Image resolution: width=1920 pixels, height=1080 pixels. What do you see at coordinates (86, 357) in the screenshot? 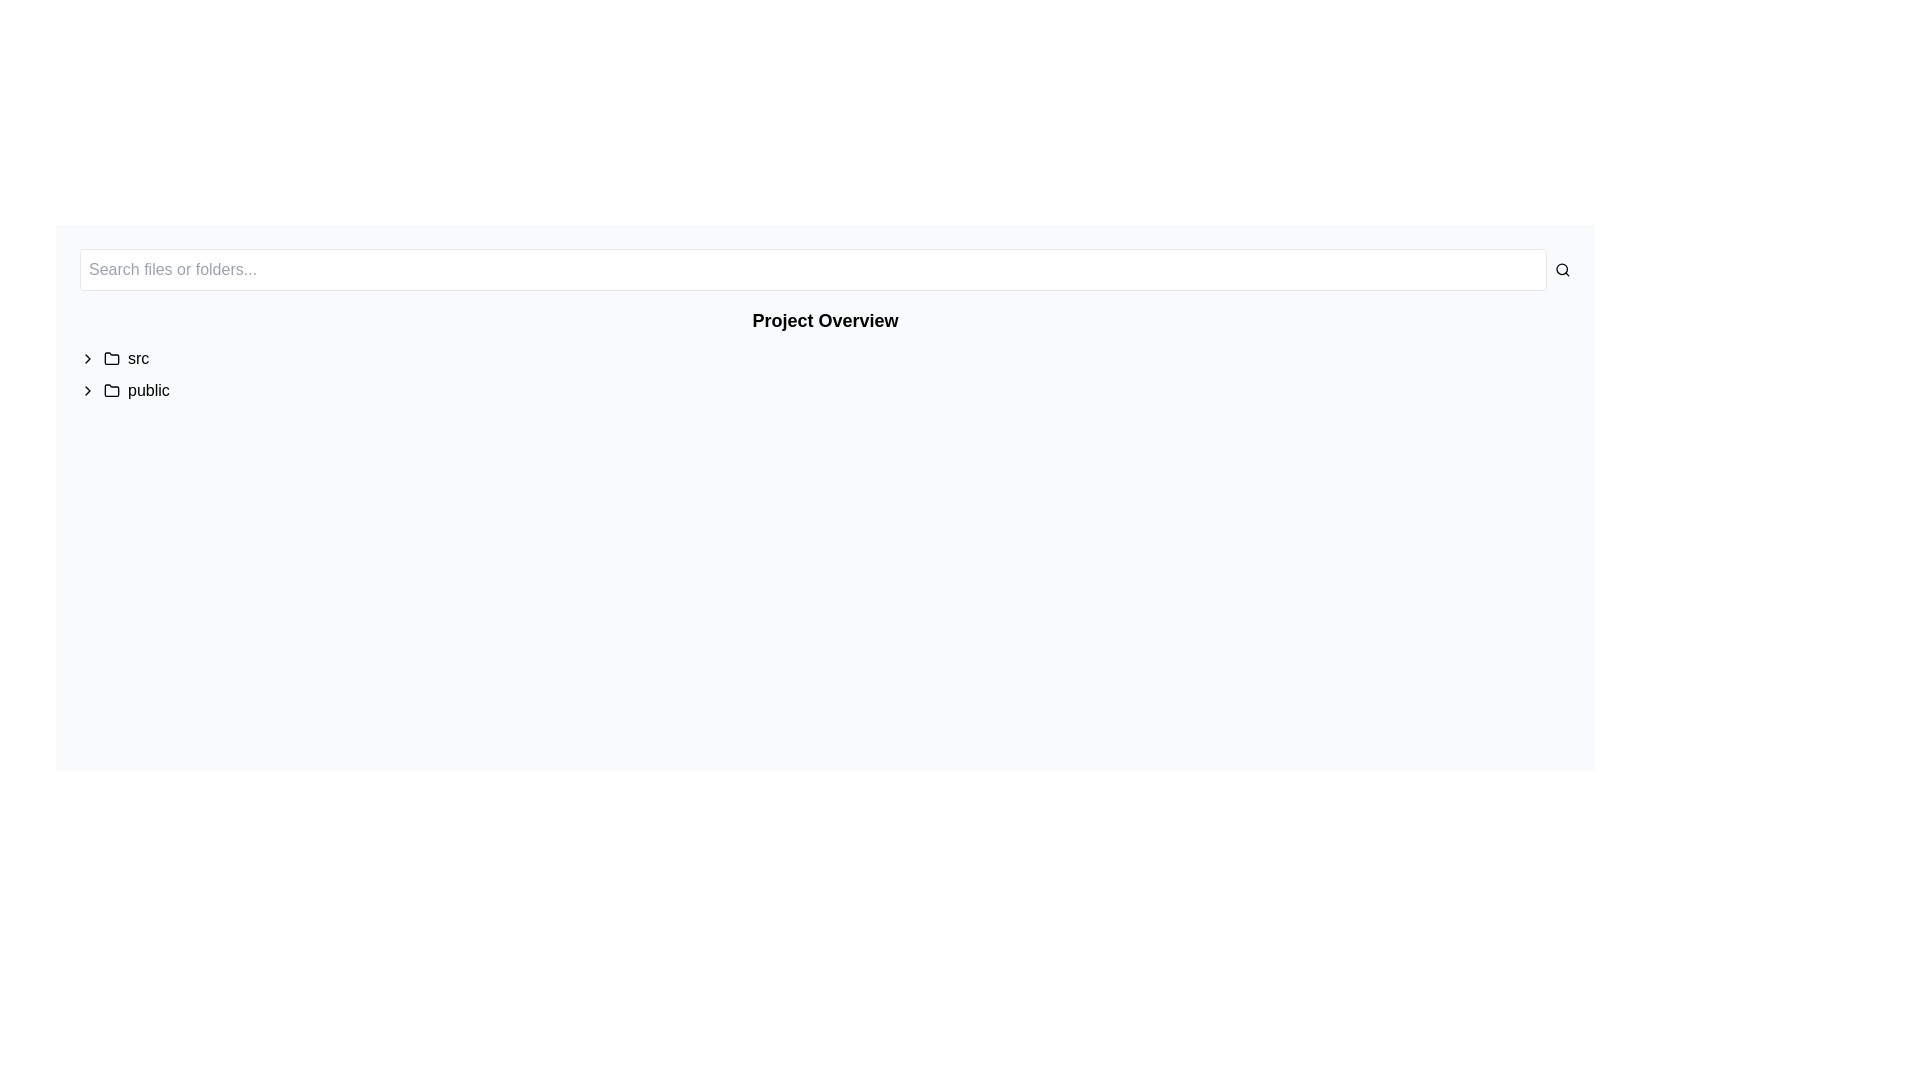
I see `the expandable icon located immediately to the left of the 'src' text item` at bounding box center [86, 357].